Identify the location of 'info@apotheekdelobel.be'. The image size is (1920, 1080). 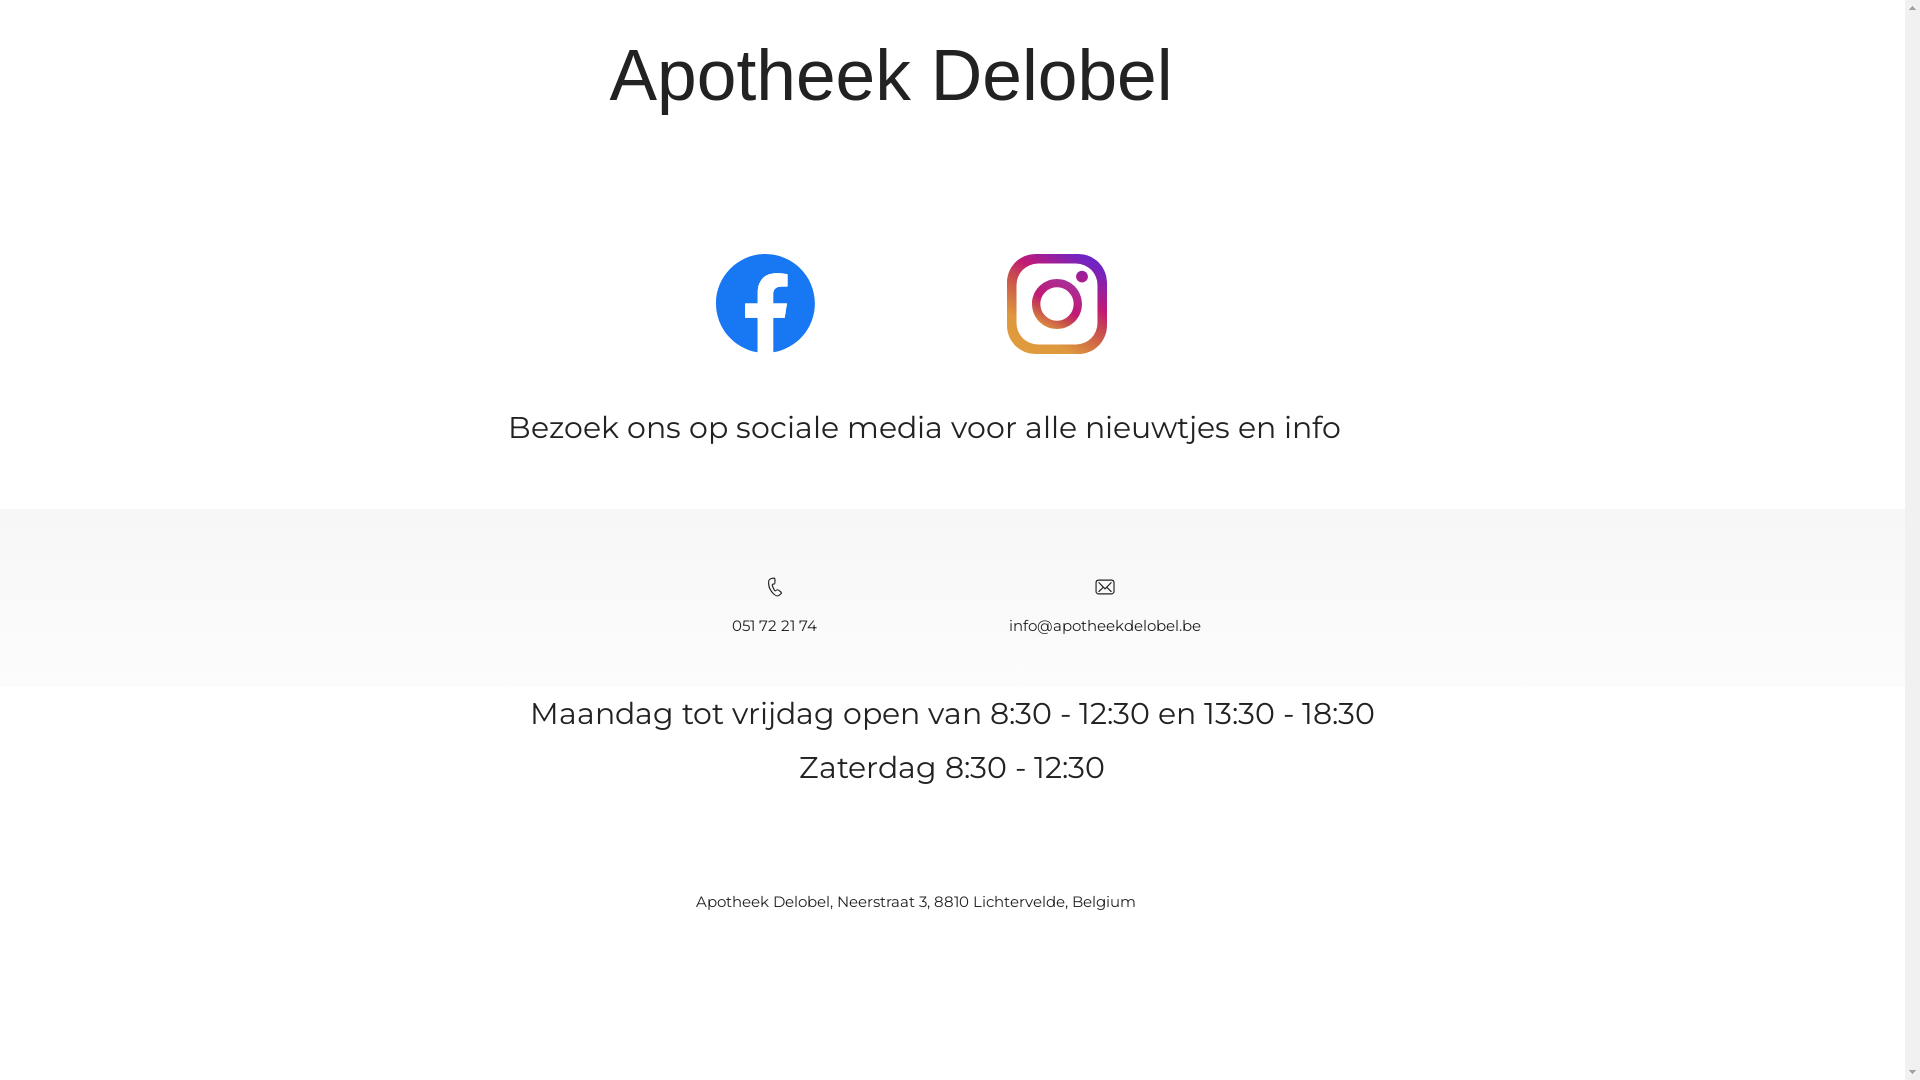
(1103, 624).